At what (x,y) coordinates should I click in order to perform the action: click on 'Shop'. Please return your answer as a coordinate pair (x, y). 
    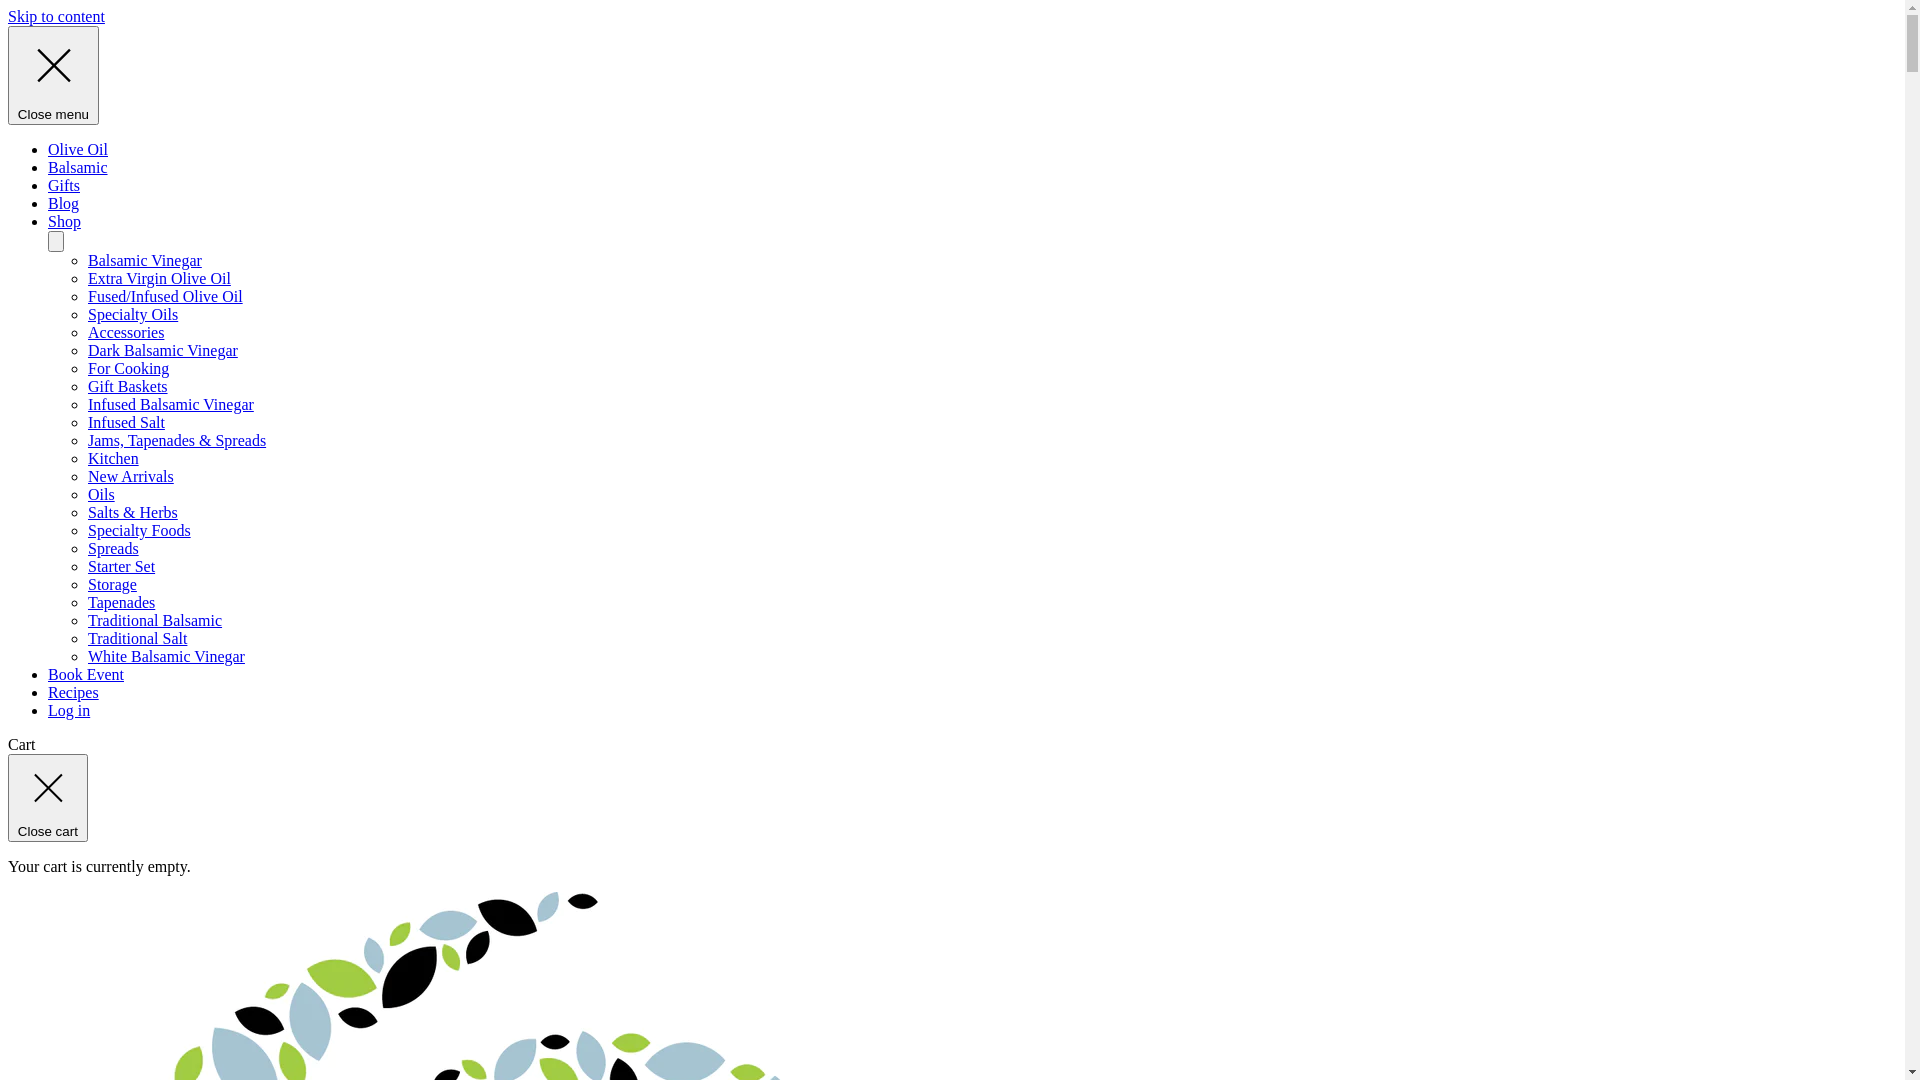
    Looking at the image, I should click on (64, 221).